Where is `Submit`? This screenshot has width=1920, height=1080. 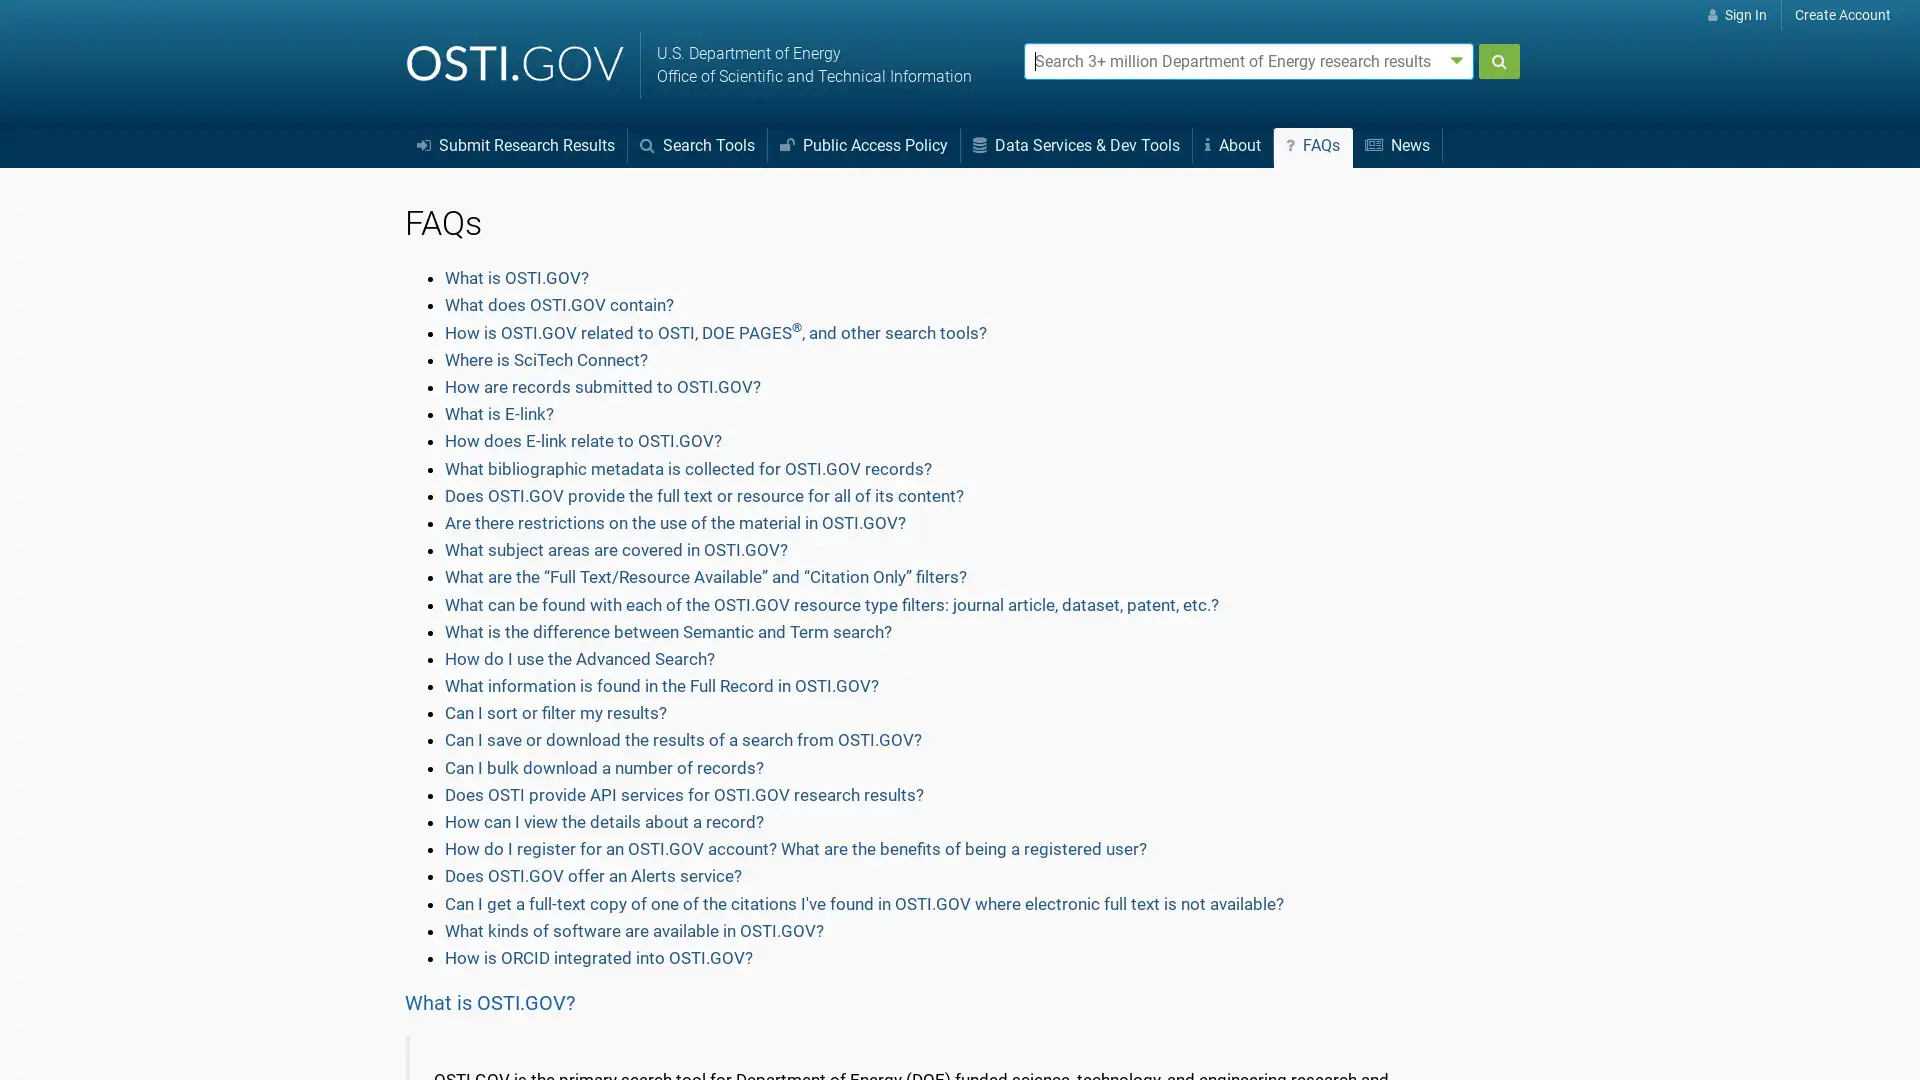 Submit is located at coordinates (1498, 60).